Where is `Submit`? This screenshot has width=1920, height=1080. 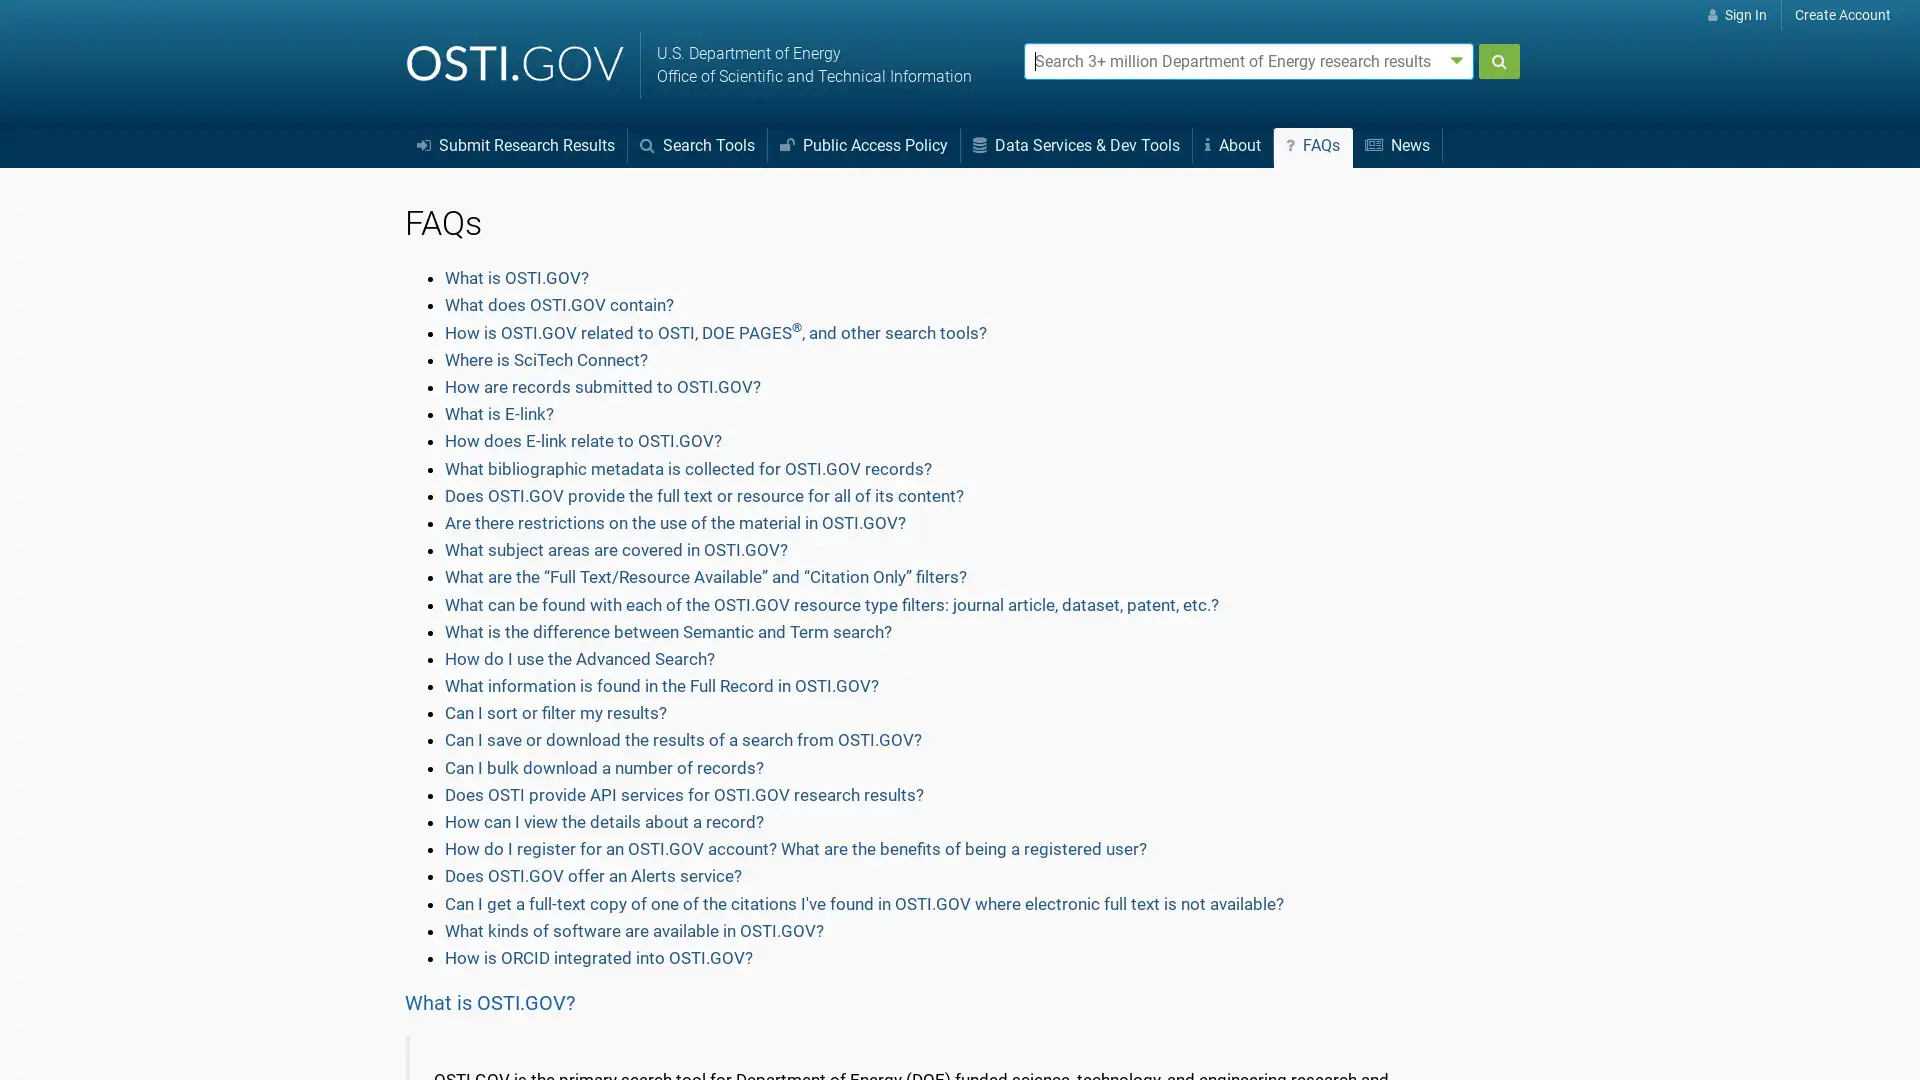 Submit is located at coordinates (1498, 60).